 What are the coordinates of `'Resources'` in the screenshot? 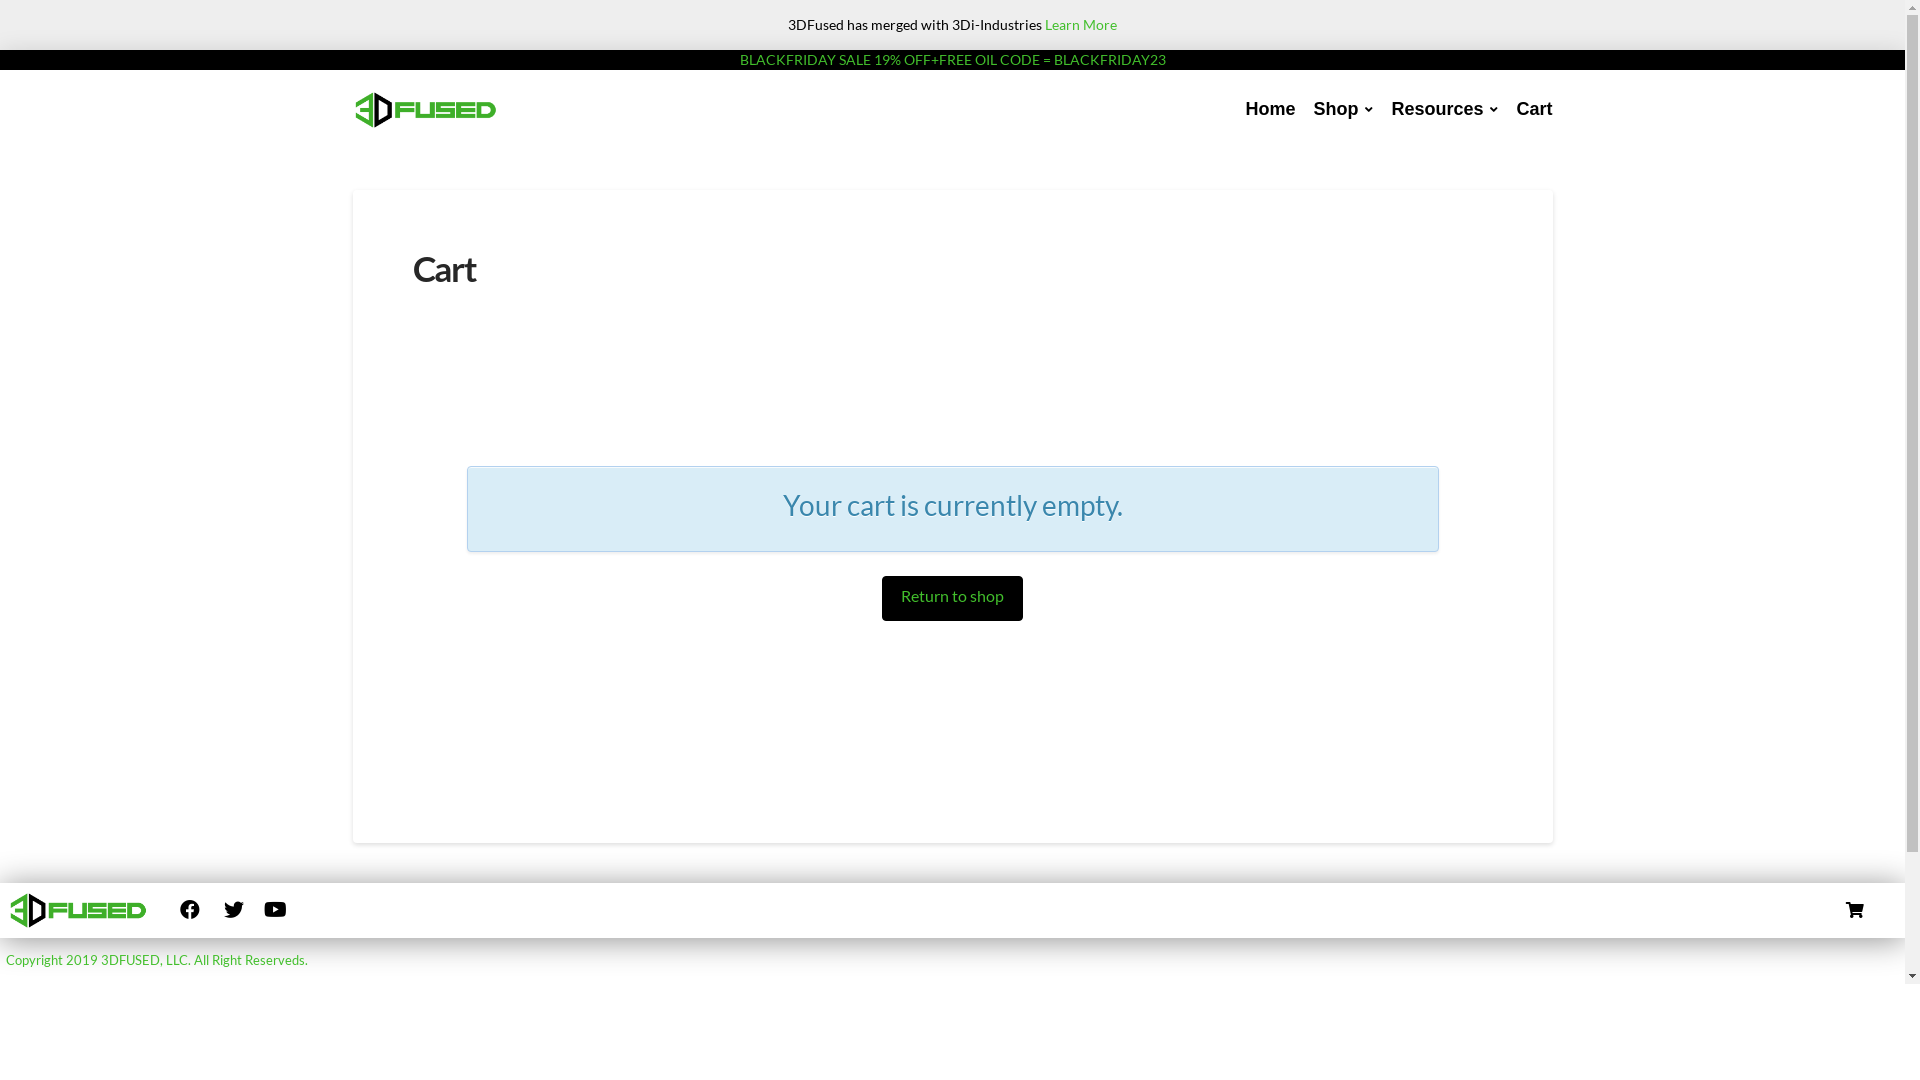 It's located at (1381, 110).